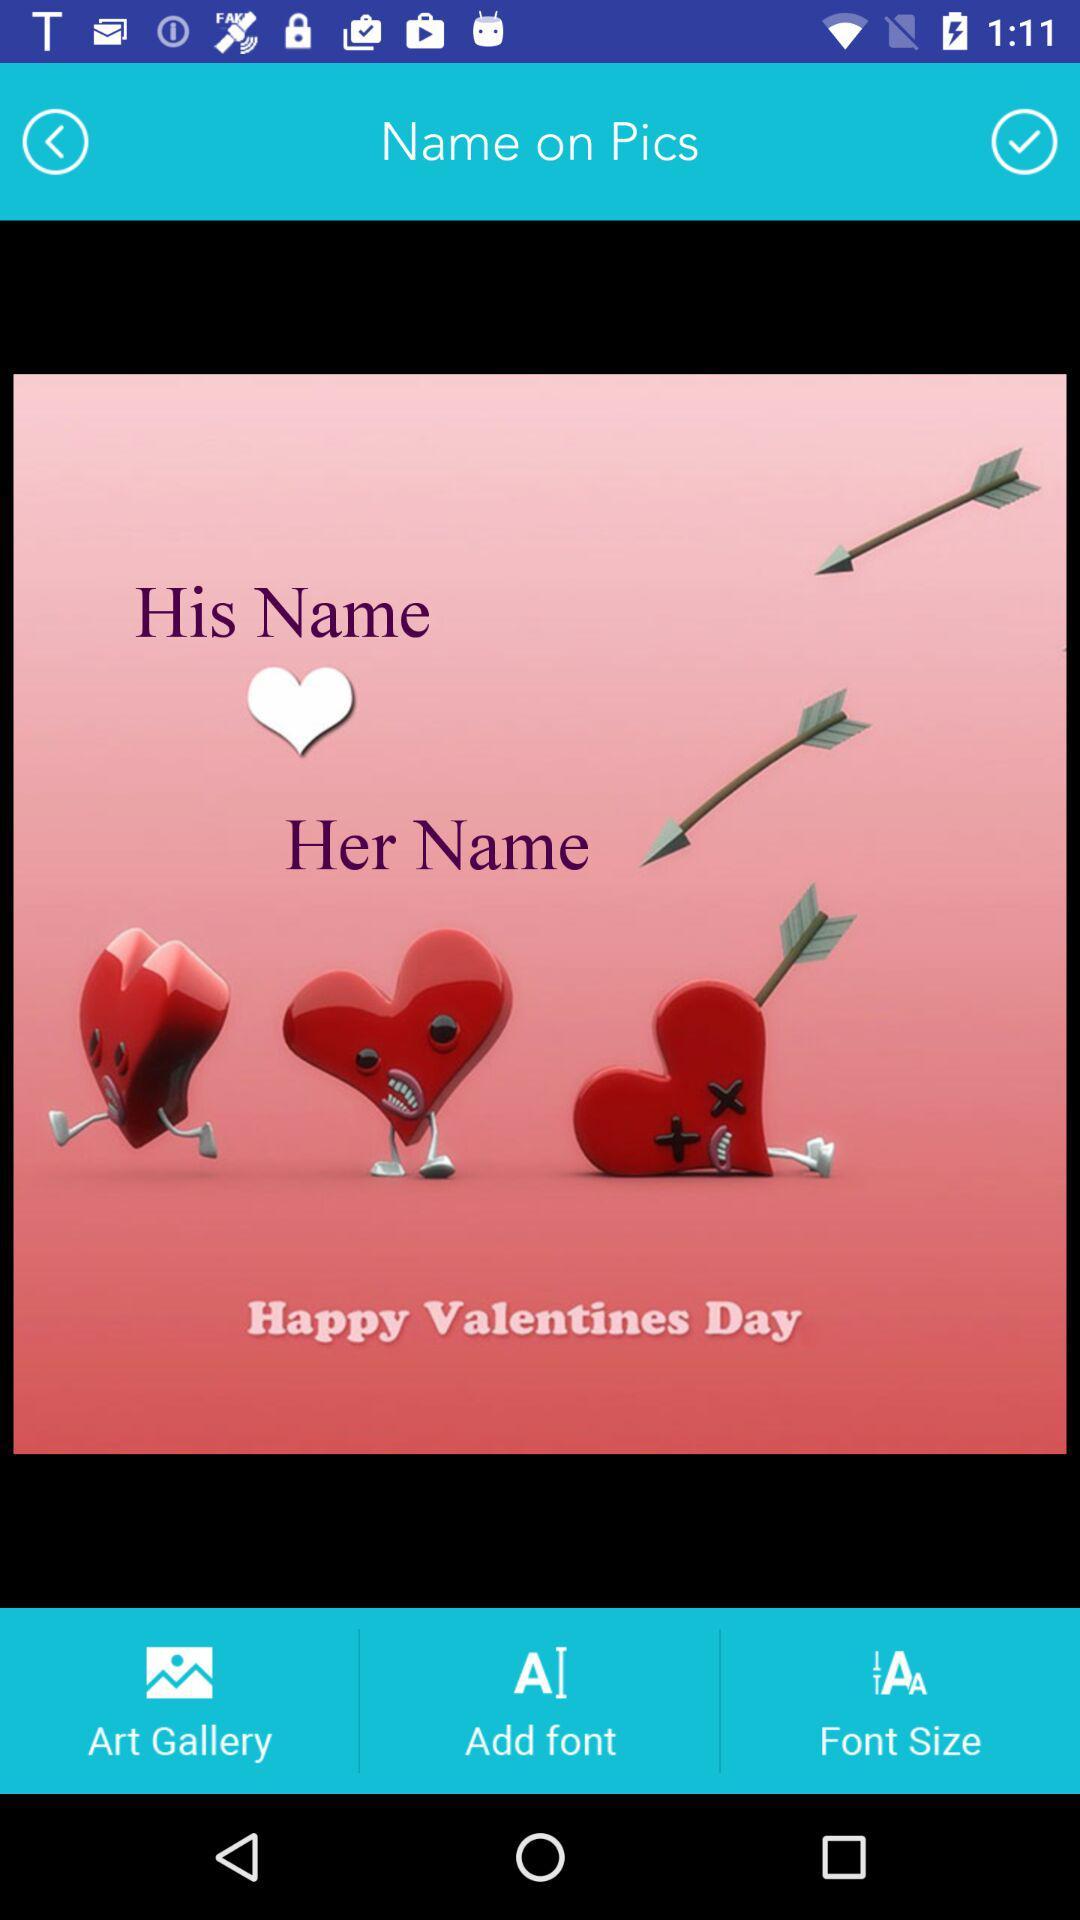  Describe the element at coordinates (1024, 140) in the screenshot. I see `changes to picture` at that location.